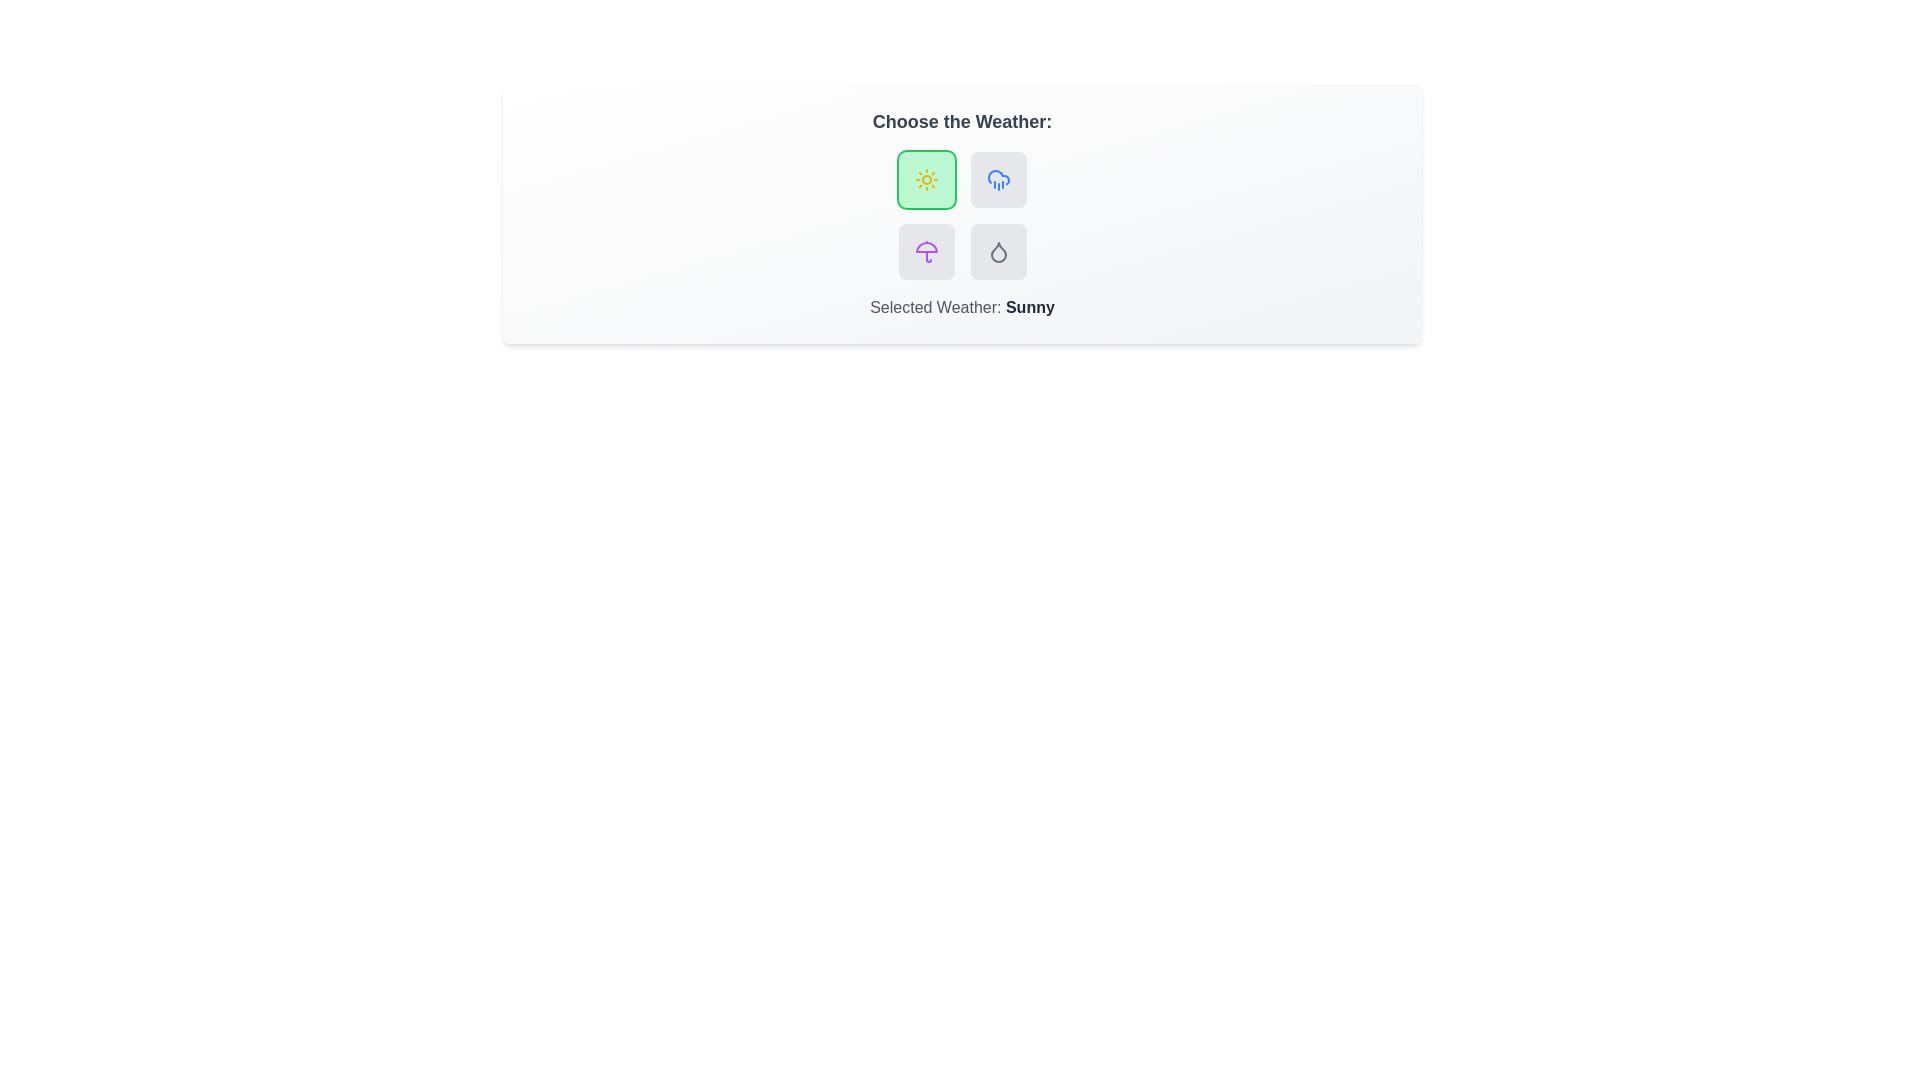 This screenshot has width=1920, height=1080. What do you see at coordinates (998, 180) in the screenshot?
I see `the weather button corresponding to Rainy` at bounding box center [998, 180].